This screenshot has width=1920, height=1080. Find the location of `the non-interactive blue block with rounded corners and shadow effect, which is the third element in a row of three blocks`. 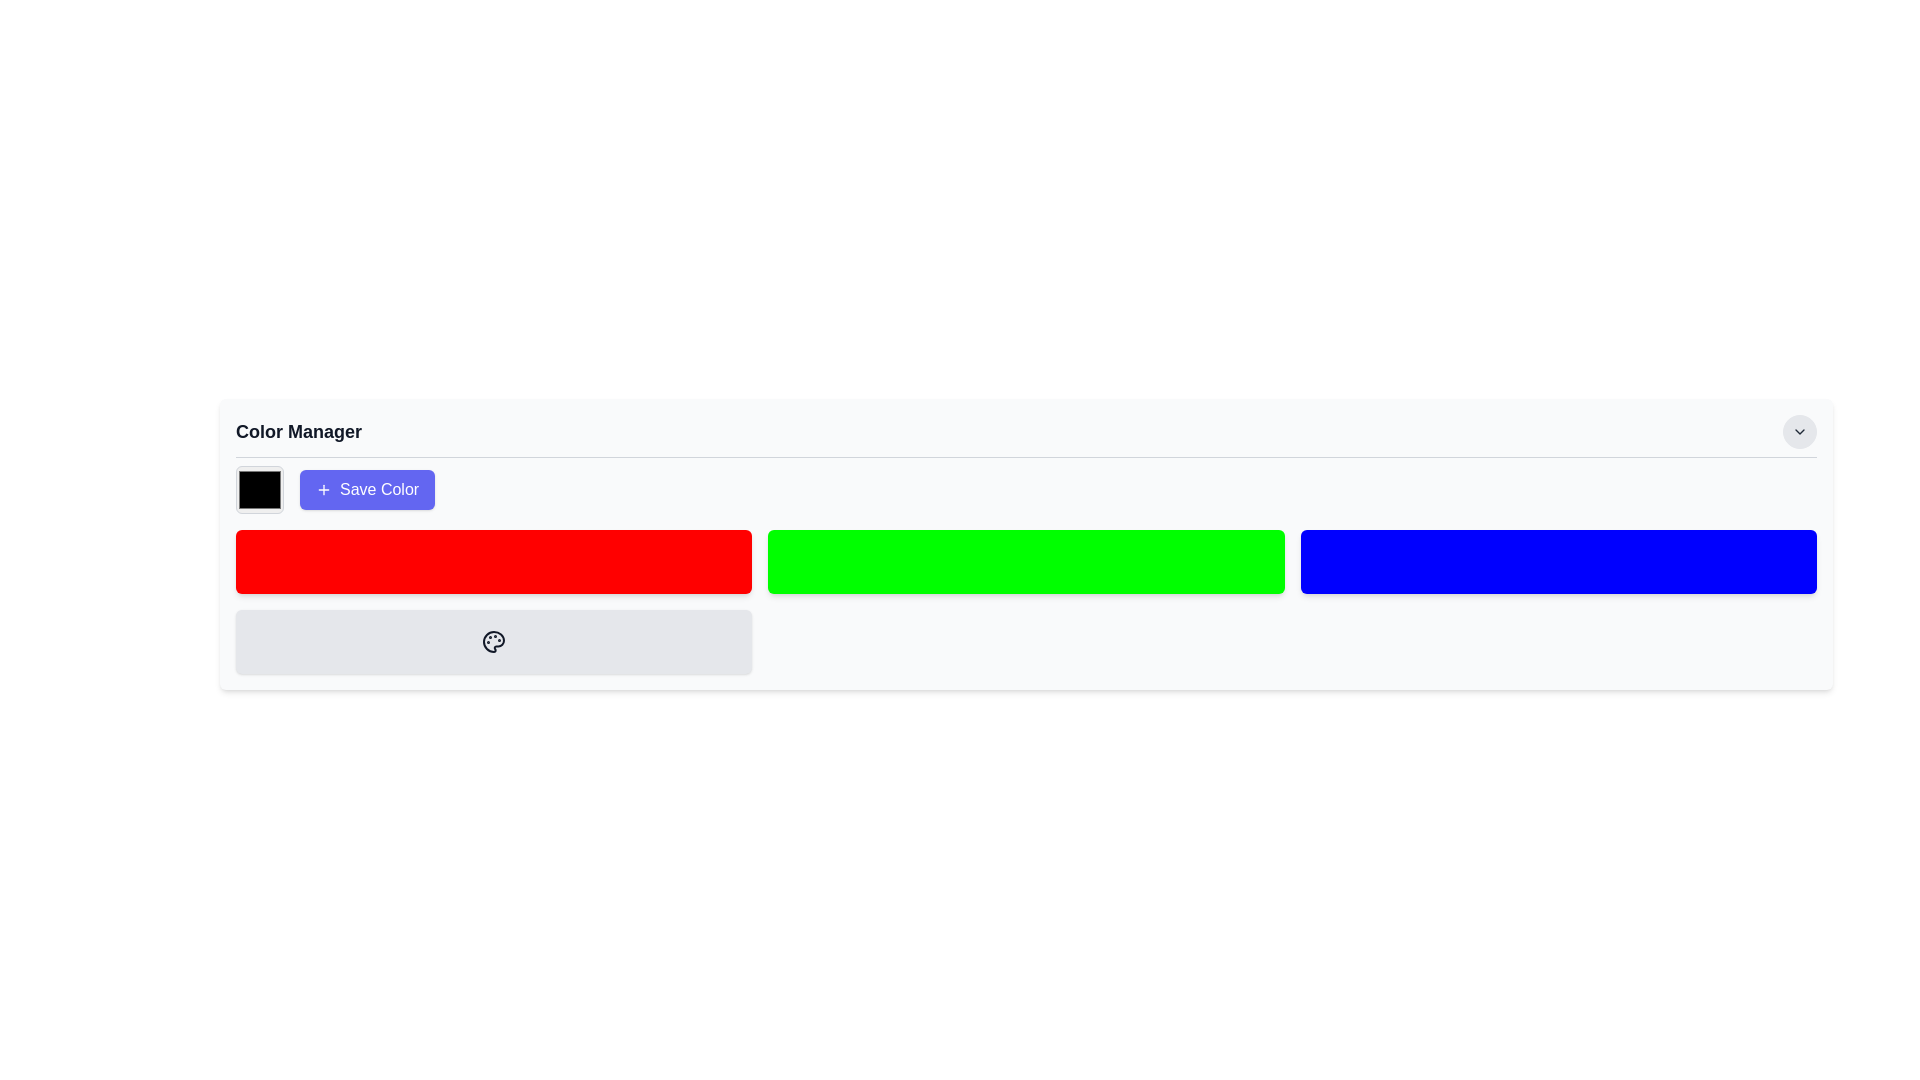

the non-interactive blue block with rounded corners and shadow effect, which is the third element in a row of three blocks is located at coordinates (1557, 562).